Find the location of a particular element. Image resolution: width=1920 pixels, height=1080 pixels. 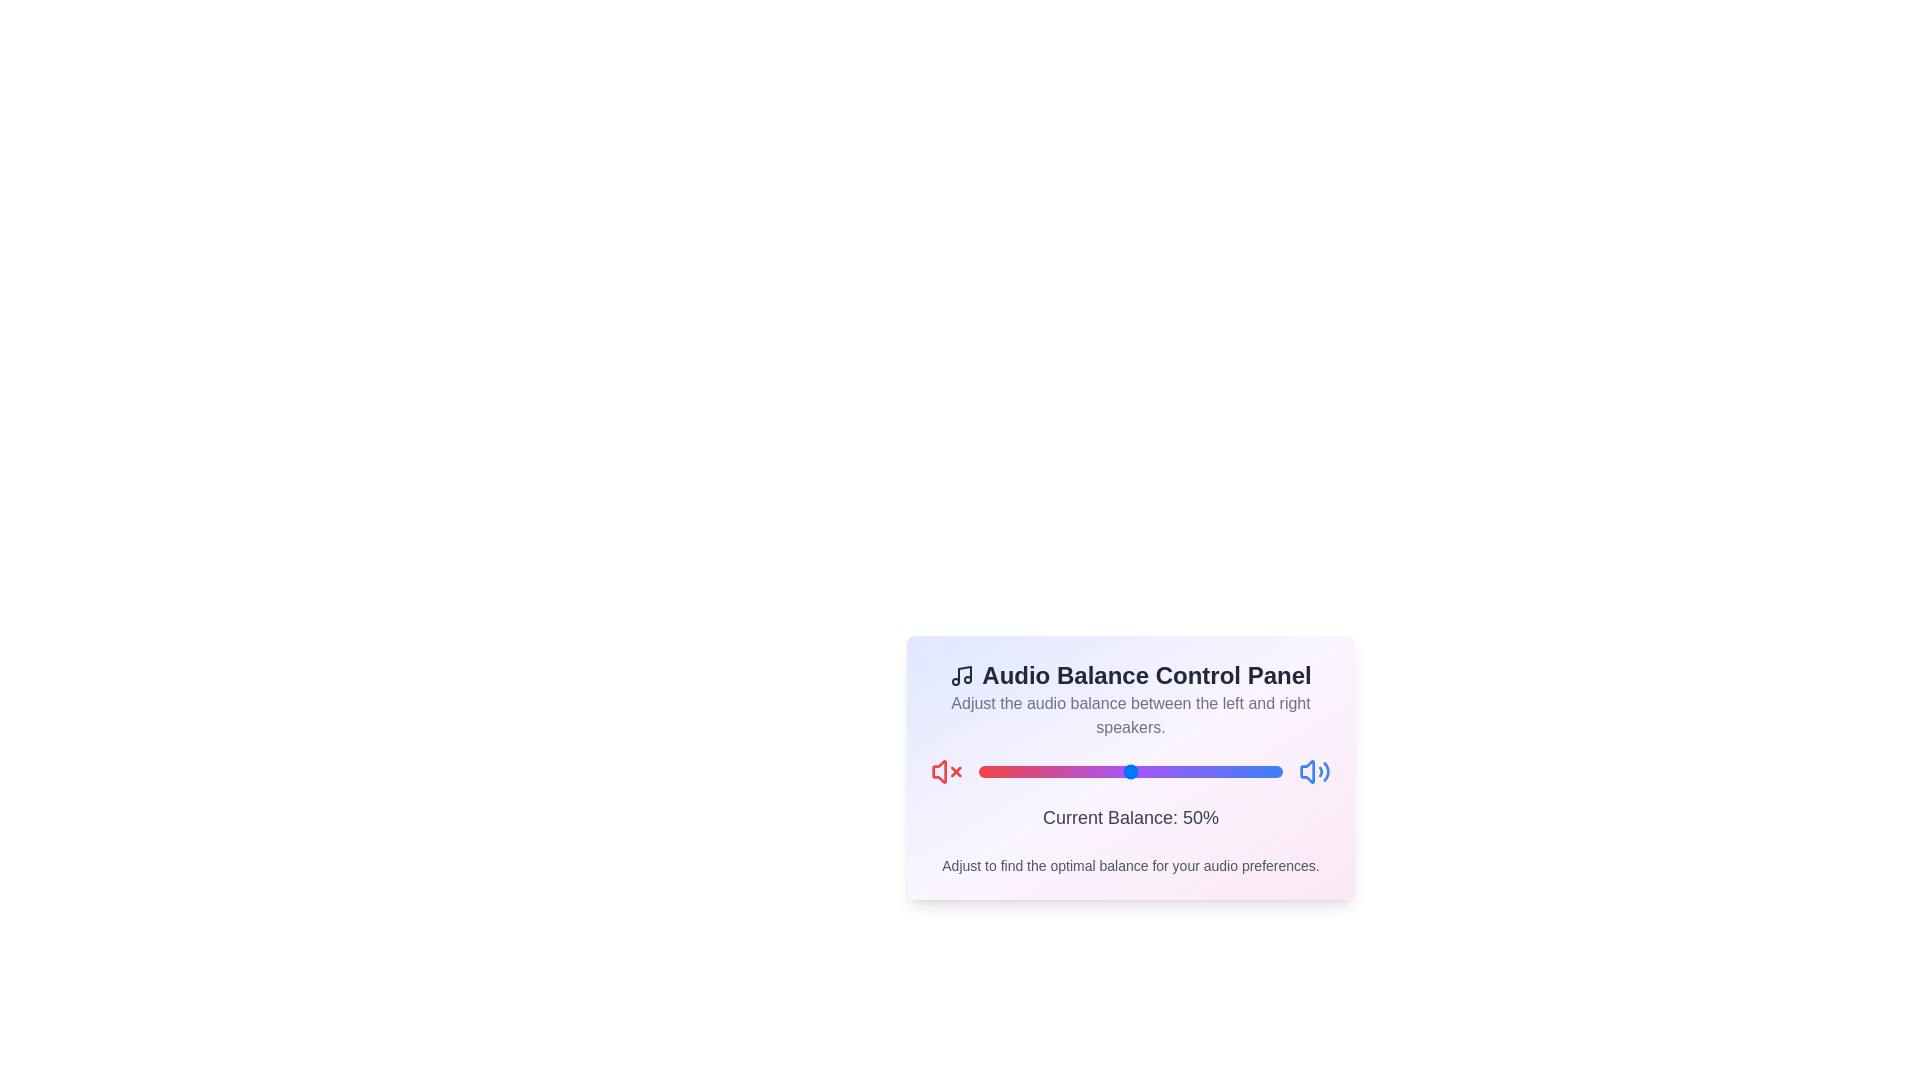

the balance slider to 71% is located at coordinates (1194, 770).